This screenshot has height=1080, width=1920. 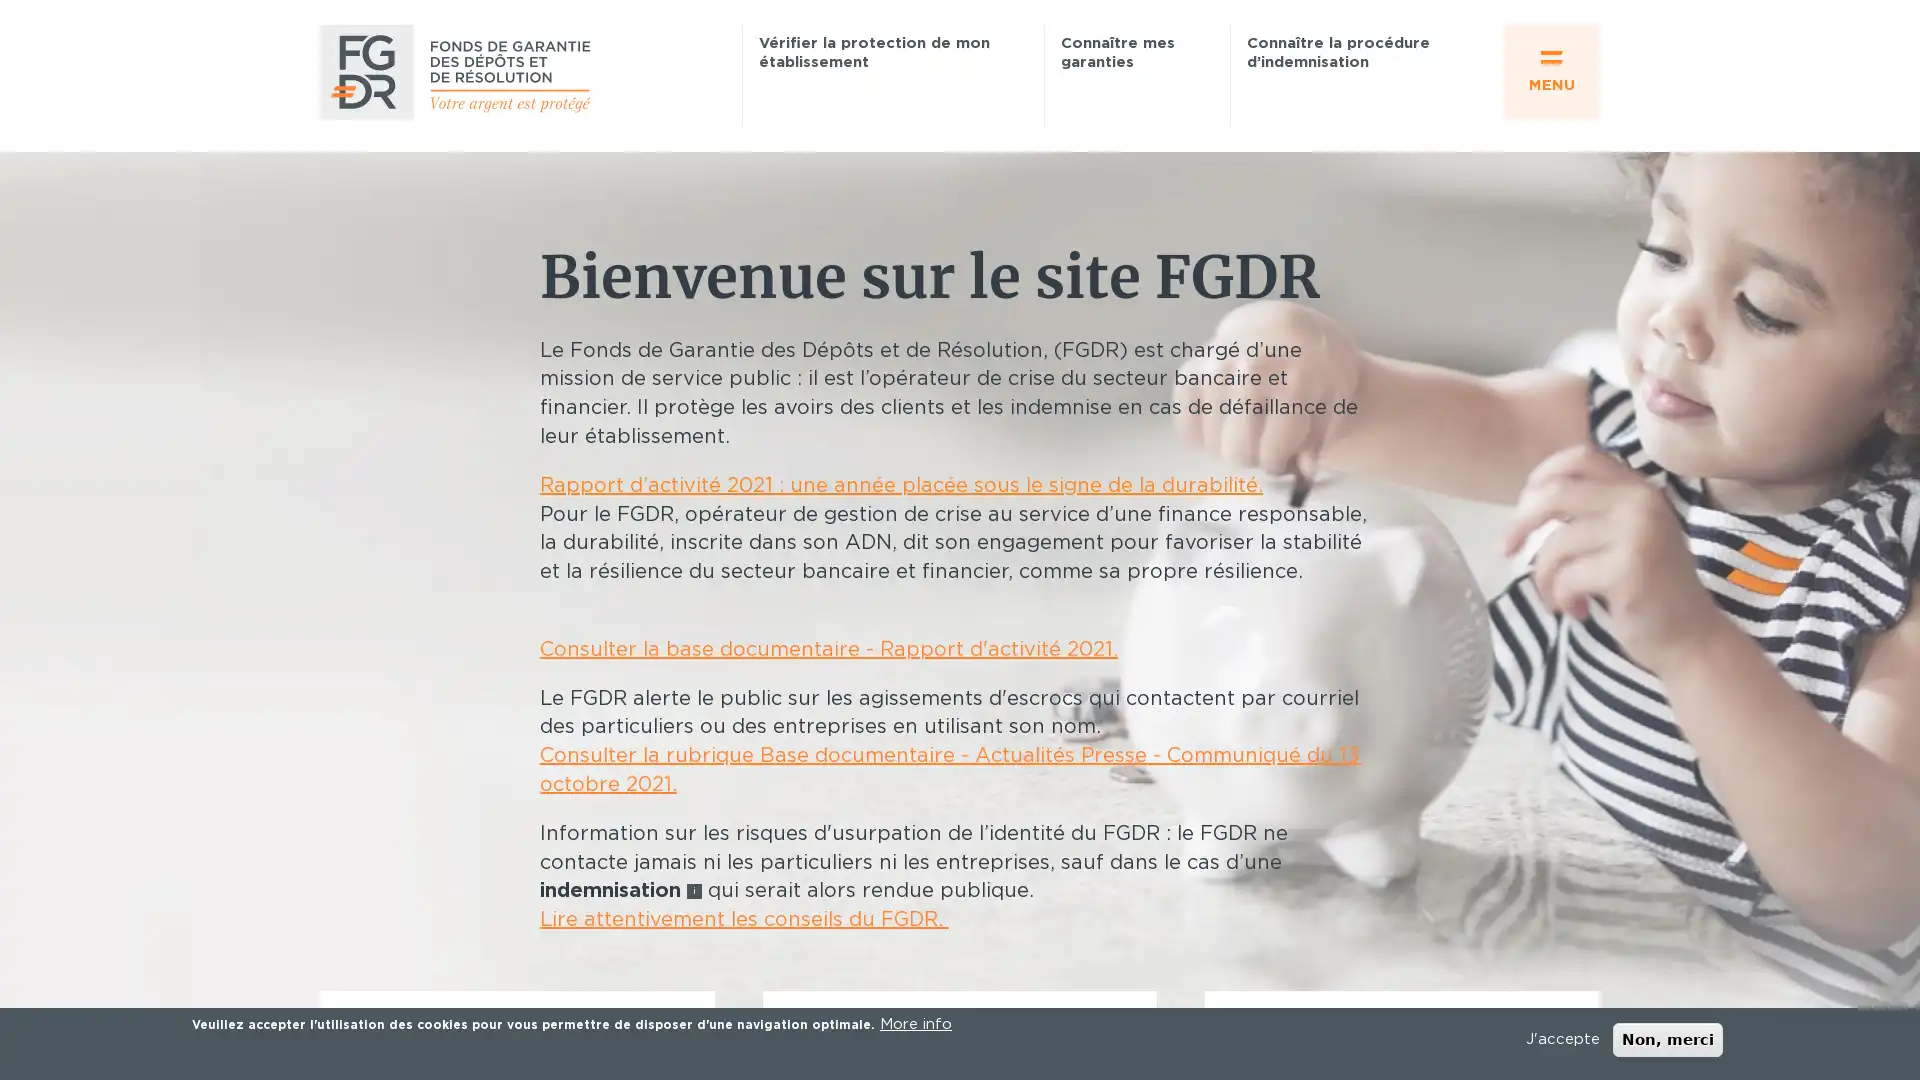 I want to click on Non, merci, so click(x=1667, y=1039).